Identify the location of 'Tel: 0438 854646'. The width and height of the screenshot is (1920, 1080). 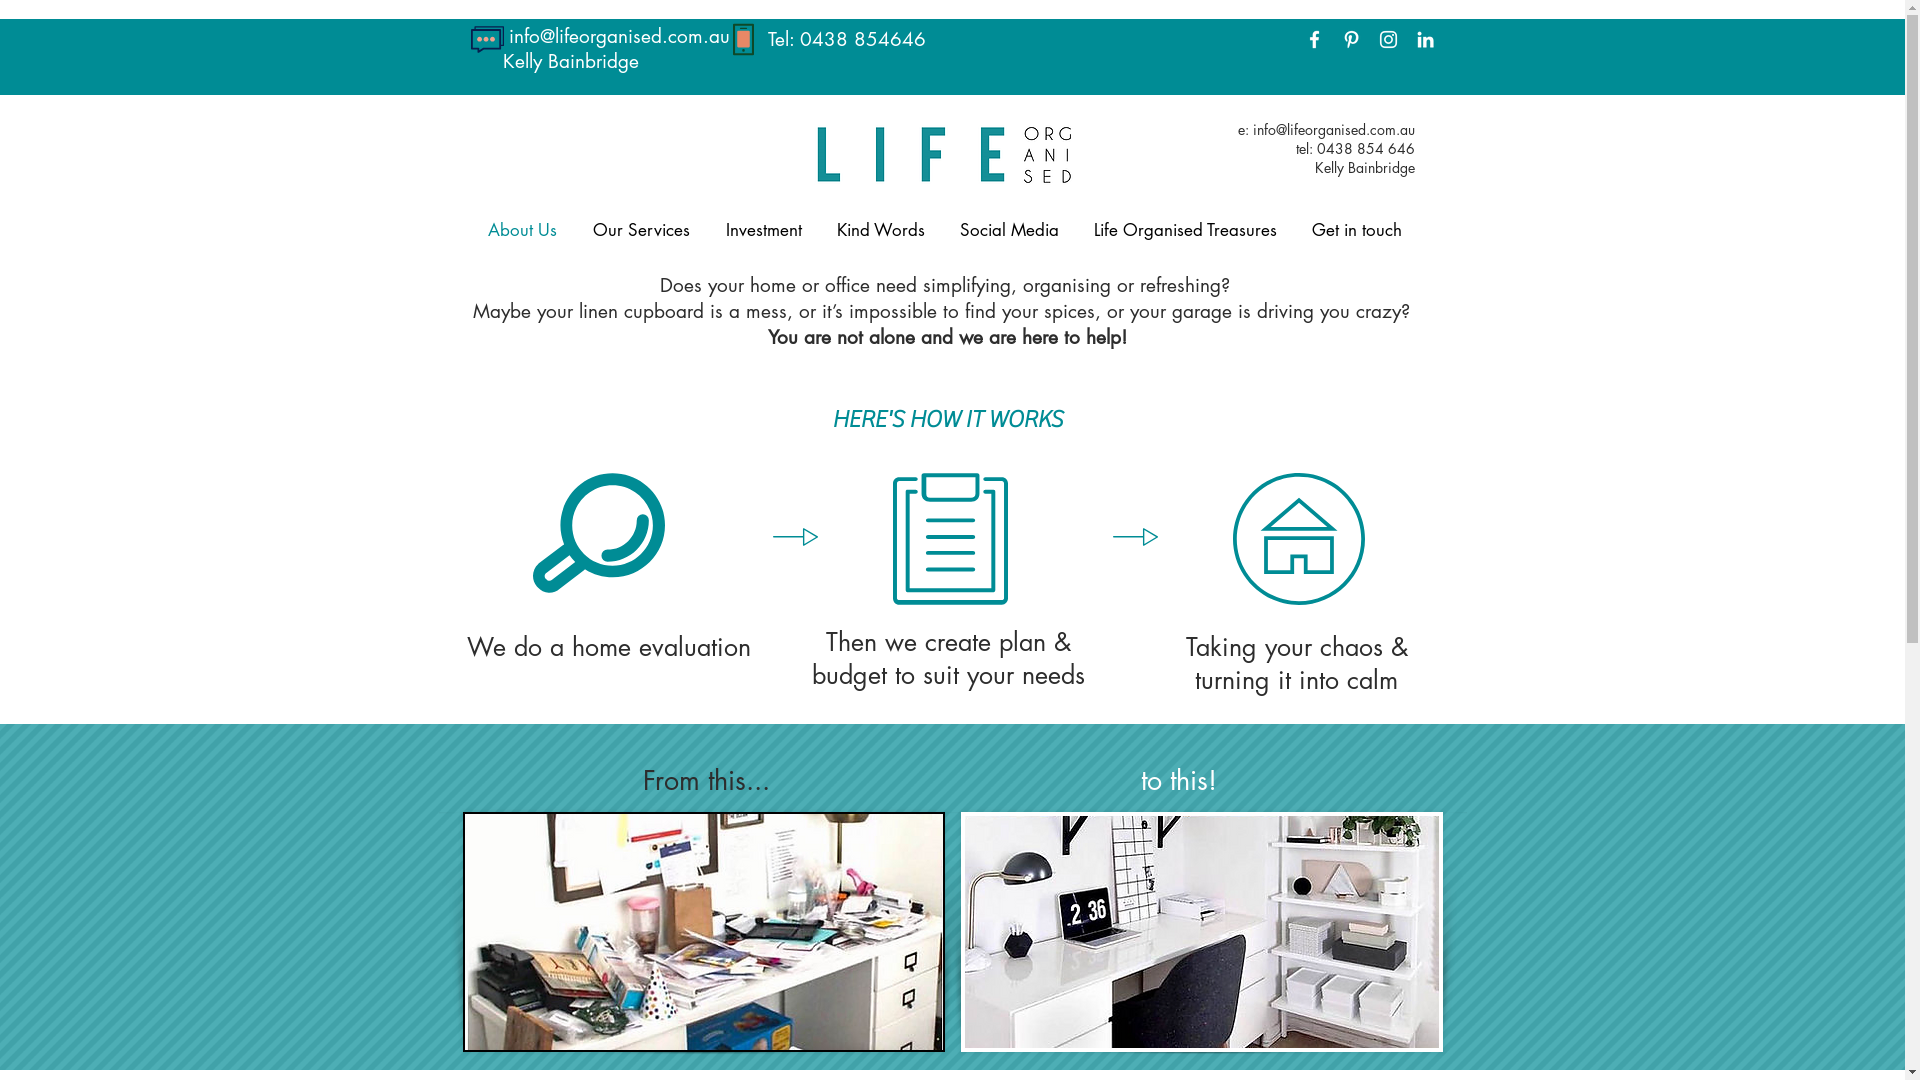
(846, 39).